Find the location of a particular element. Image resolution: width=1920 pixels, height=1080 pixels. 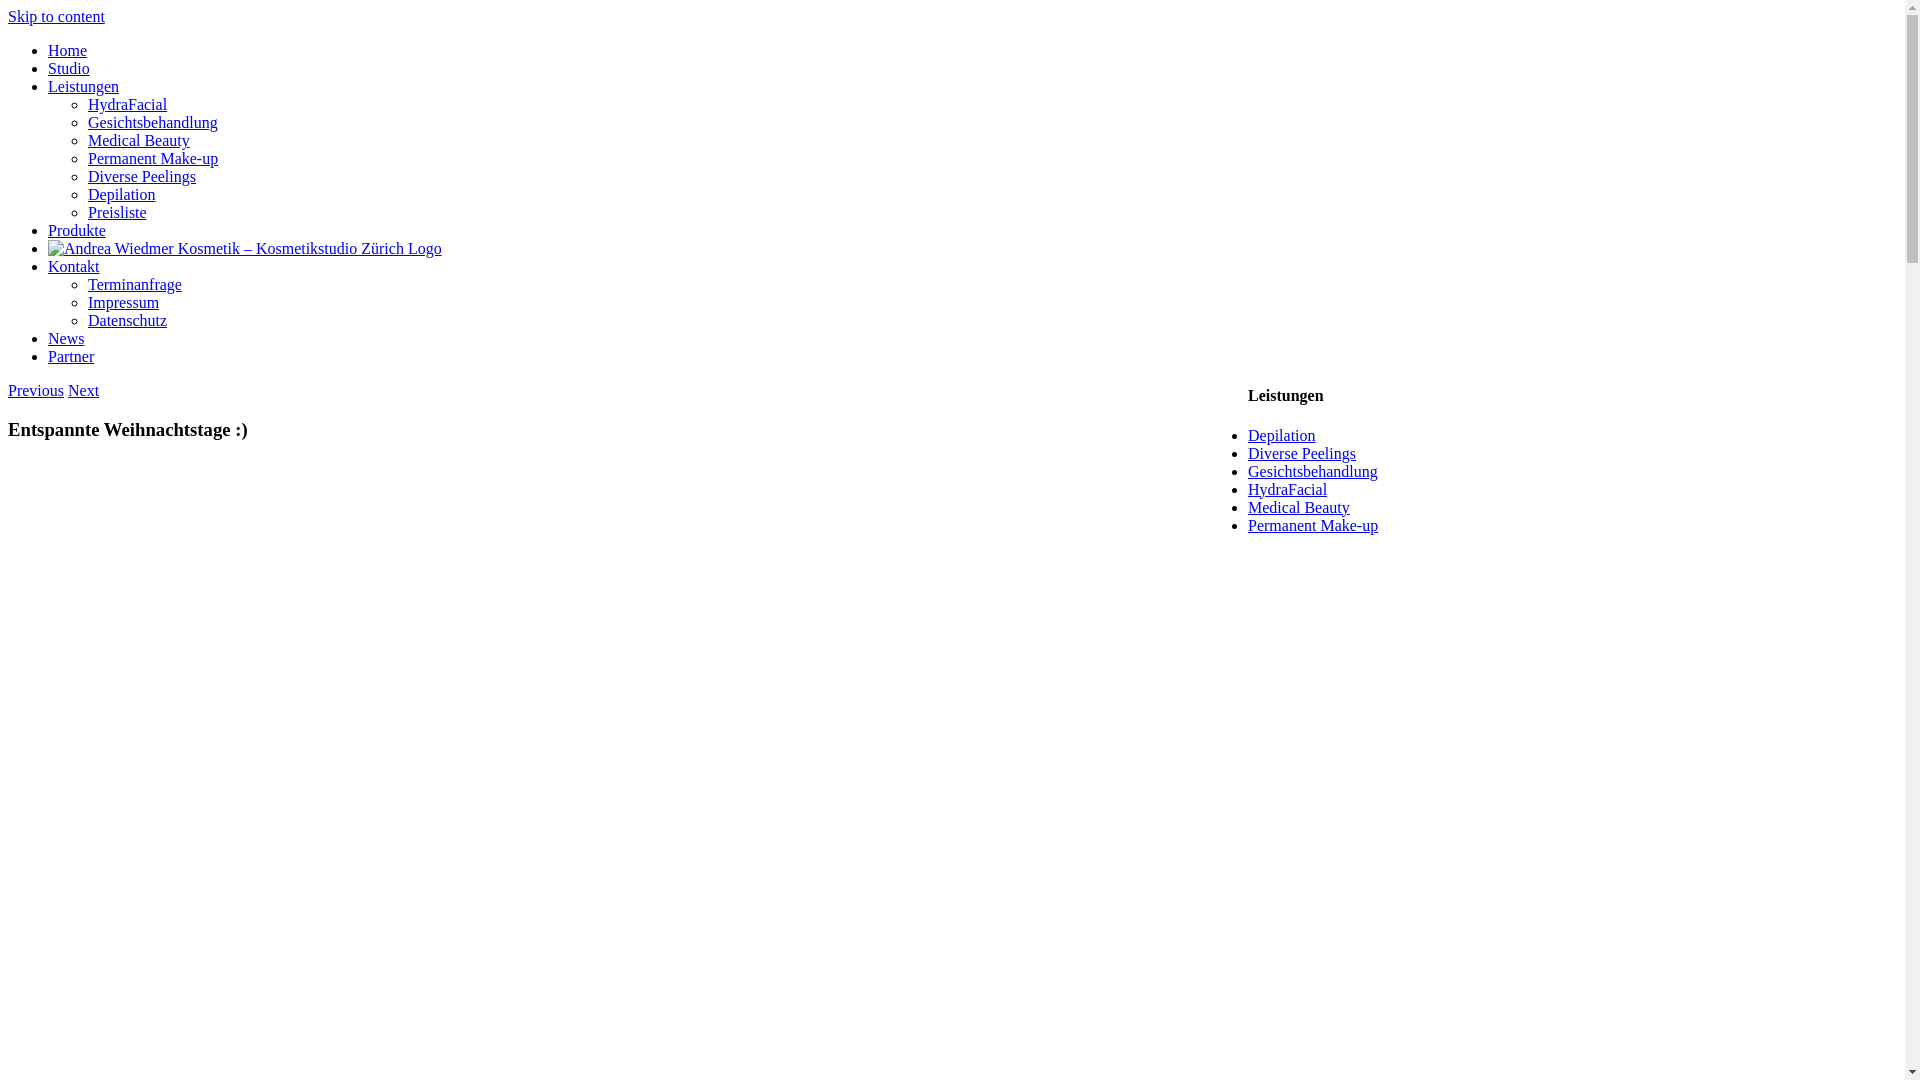

'Kontakt' is located at coordinates (48, 265).